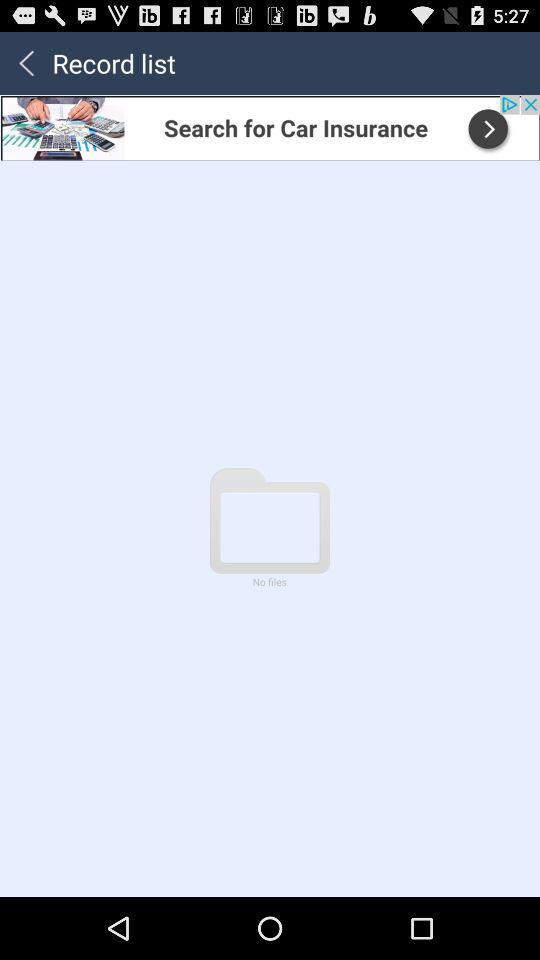  Describe the element at coordinates (25, 62) in the screenshot. I see `go back` at that location.